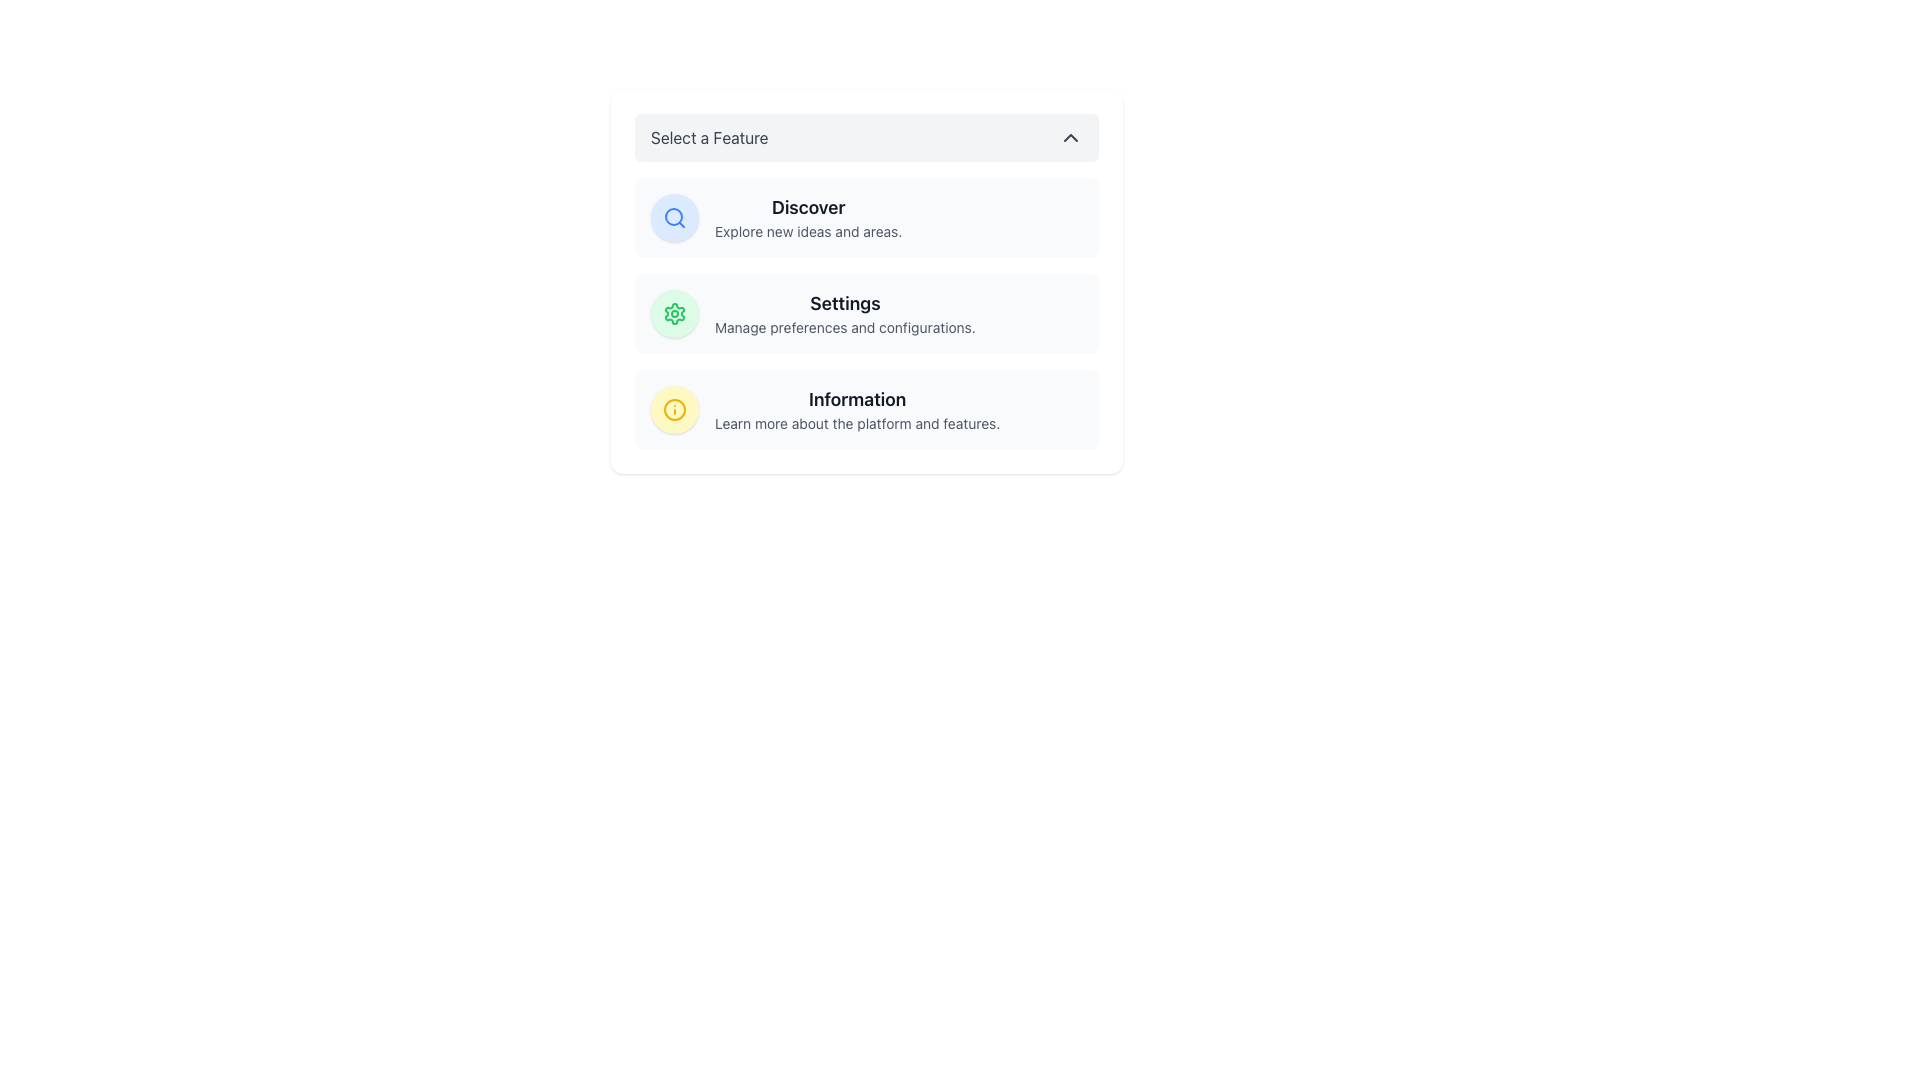  What do you see at coordinates (808, 208) in the screenshot?
I see `the 'Discover' text label, which serves as the main label for the Discover section, located below the magnifying glass icon and above the text 'Explore new ideas and areas.'` at bounding box center [808, 208].